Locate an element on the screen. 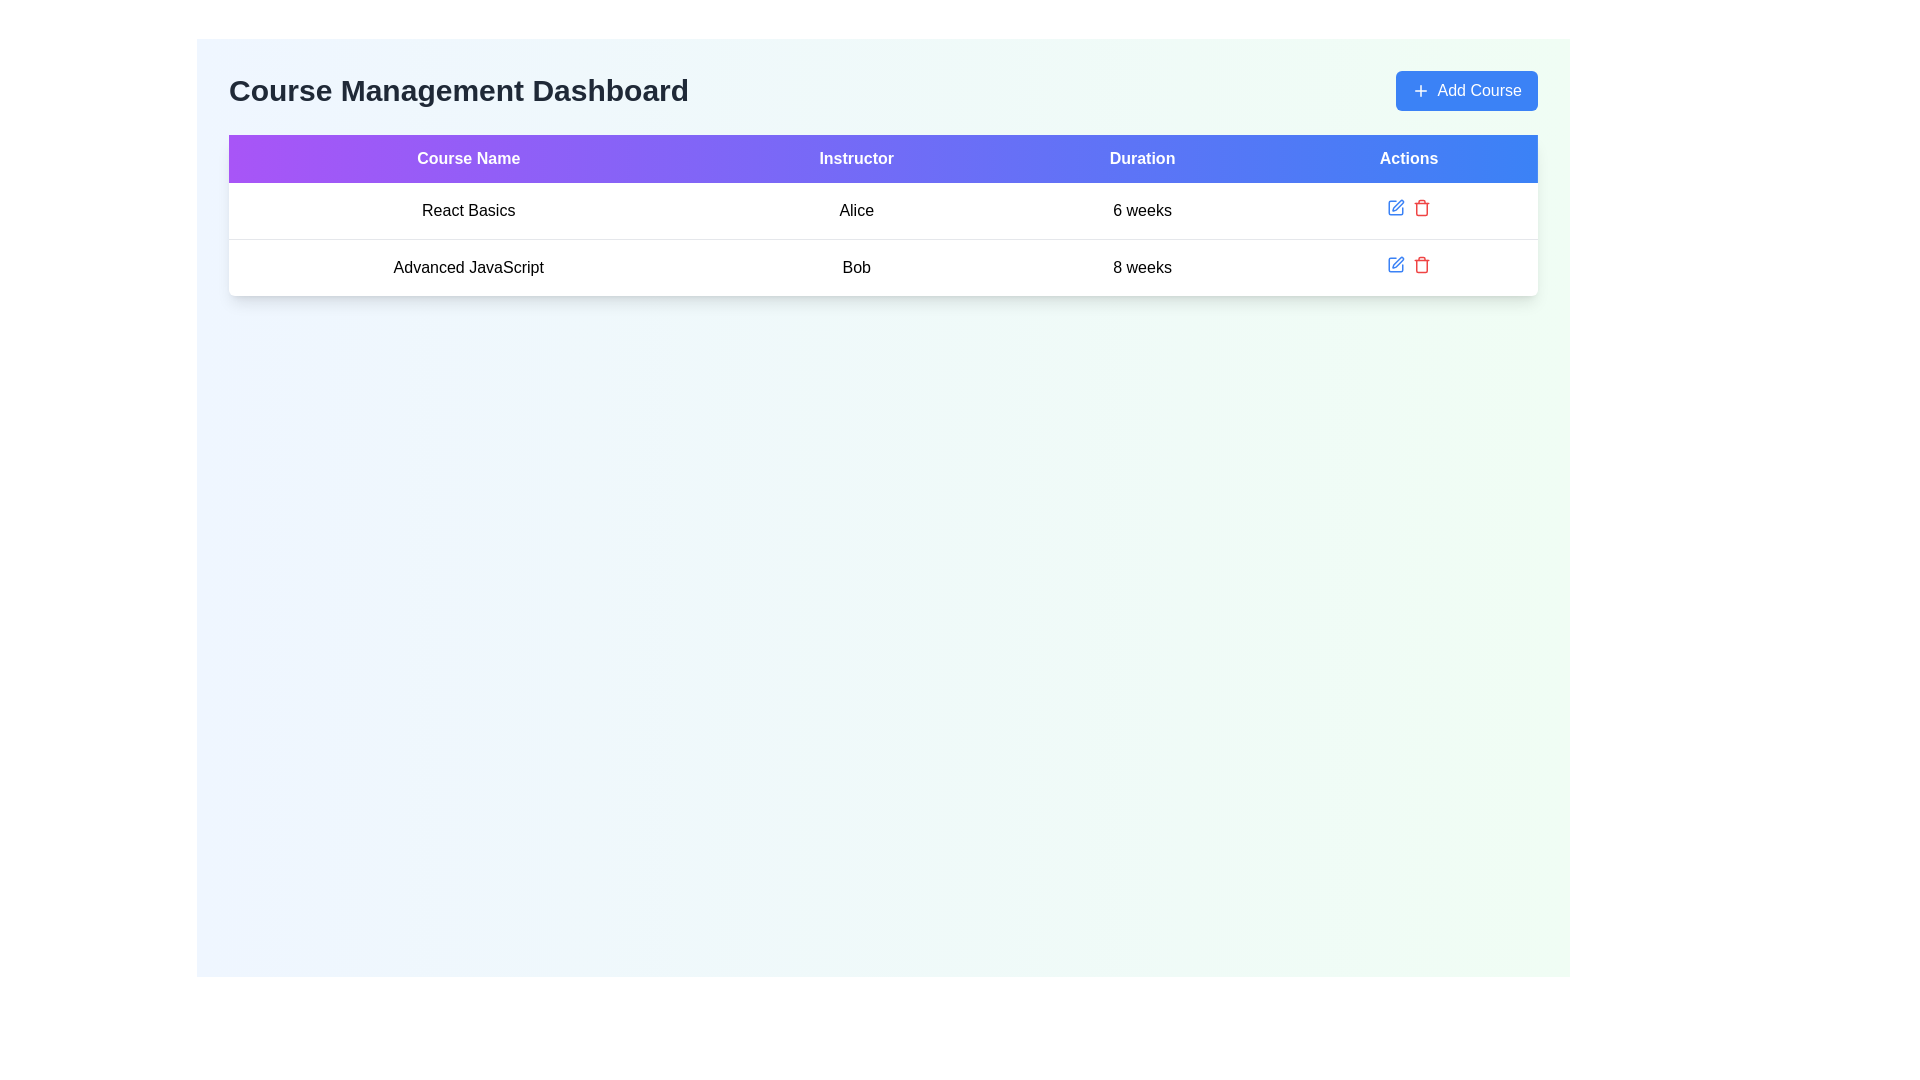 Image resolution: width=1920 pixels, height=1080 pixels. the column labels of the table header that organizes course-related data, which includes 'Course Name,' 'Instructor,' 'Duration,' is located at coordinates (882, 157).